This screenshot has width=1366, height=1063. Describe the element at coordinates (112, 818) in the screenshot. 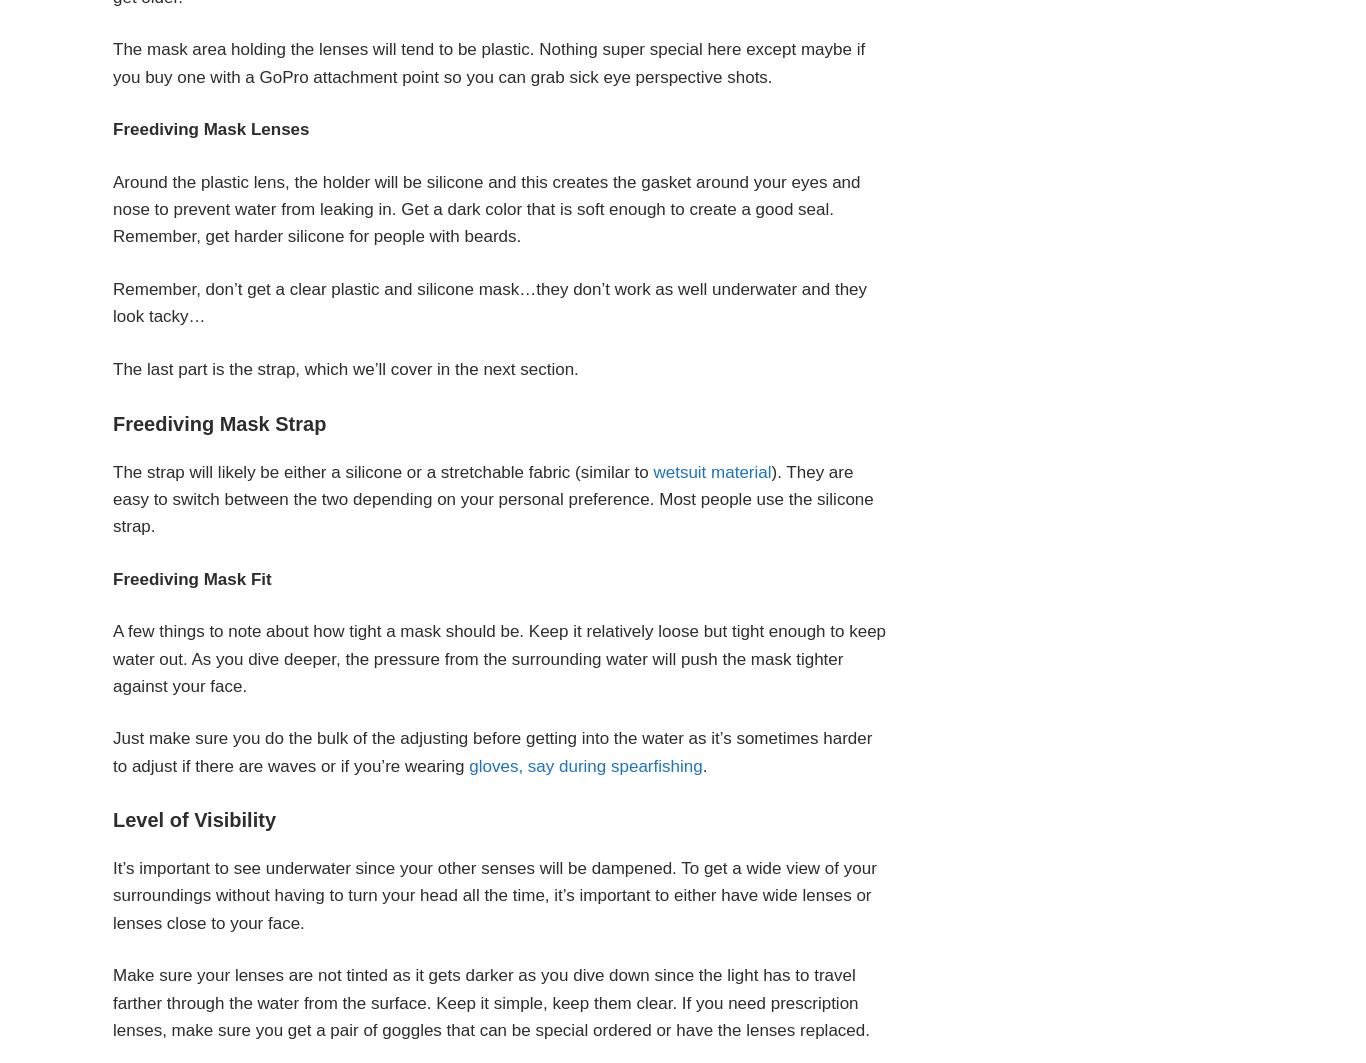

I see `'Level of Visibility'` at that location.